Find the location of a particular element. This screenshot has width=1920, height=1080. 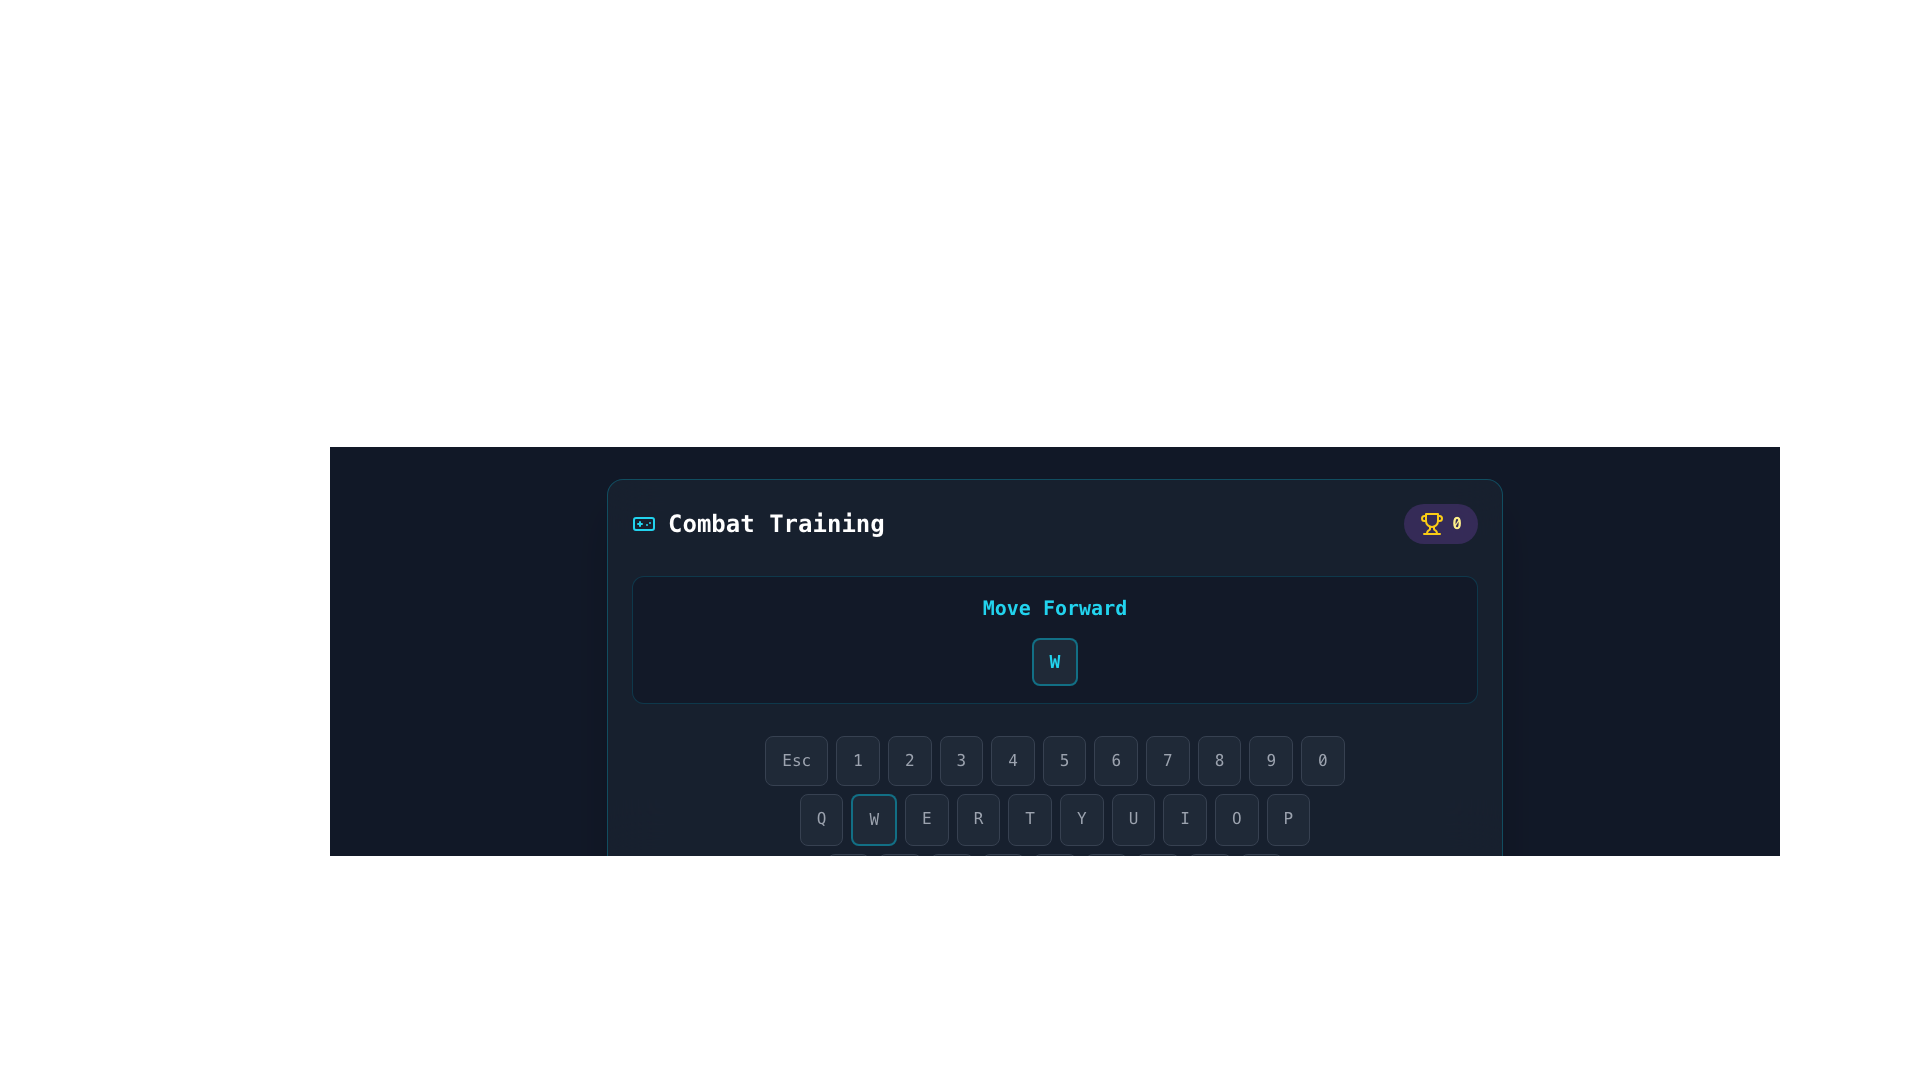

the decorative gaming icon located to the left of the 'Combat Training' text in the top-left area of the interface is located at coordinates (643, 523).